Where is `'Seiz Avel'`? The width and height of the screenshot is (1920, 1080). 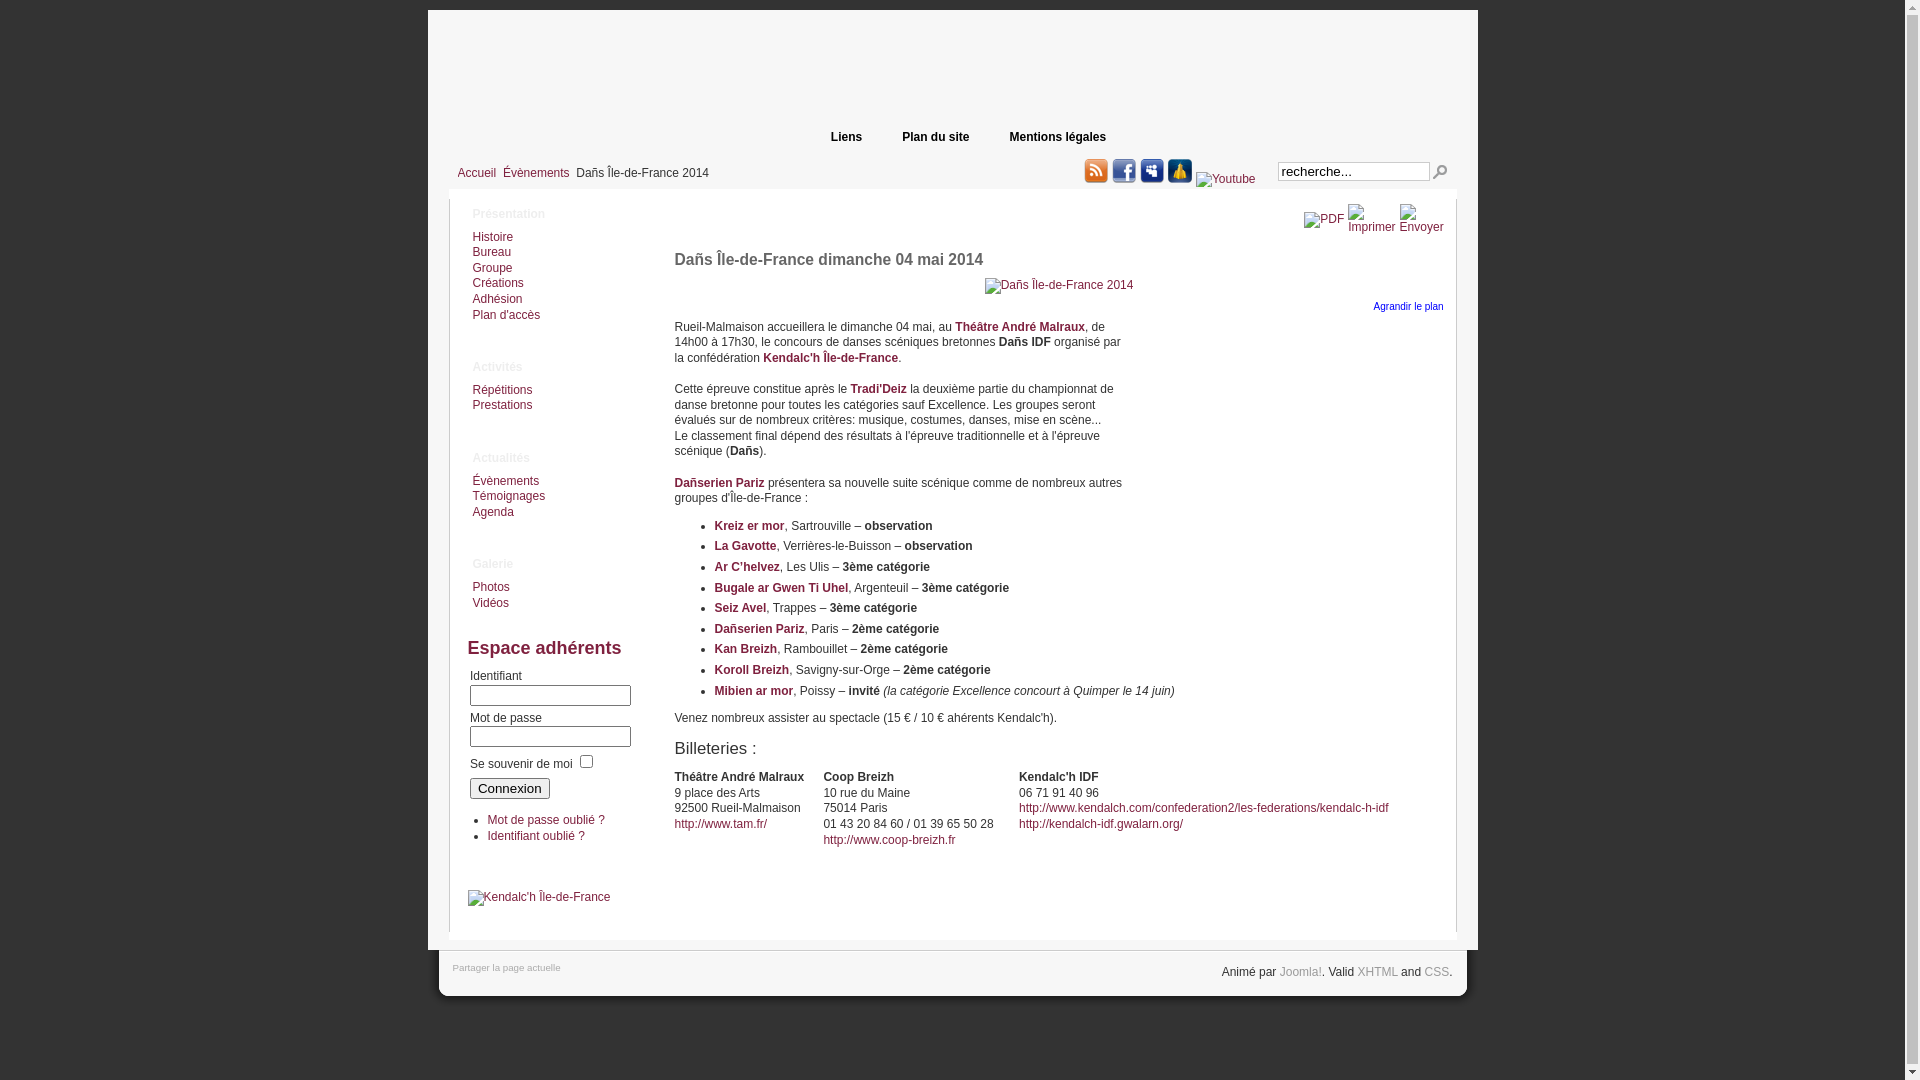
'Seiz Avel' is located at coordinates (738, 607).